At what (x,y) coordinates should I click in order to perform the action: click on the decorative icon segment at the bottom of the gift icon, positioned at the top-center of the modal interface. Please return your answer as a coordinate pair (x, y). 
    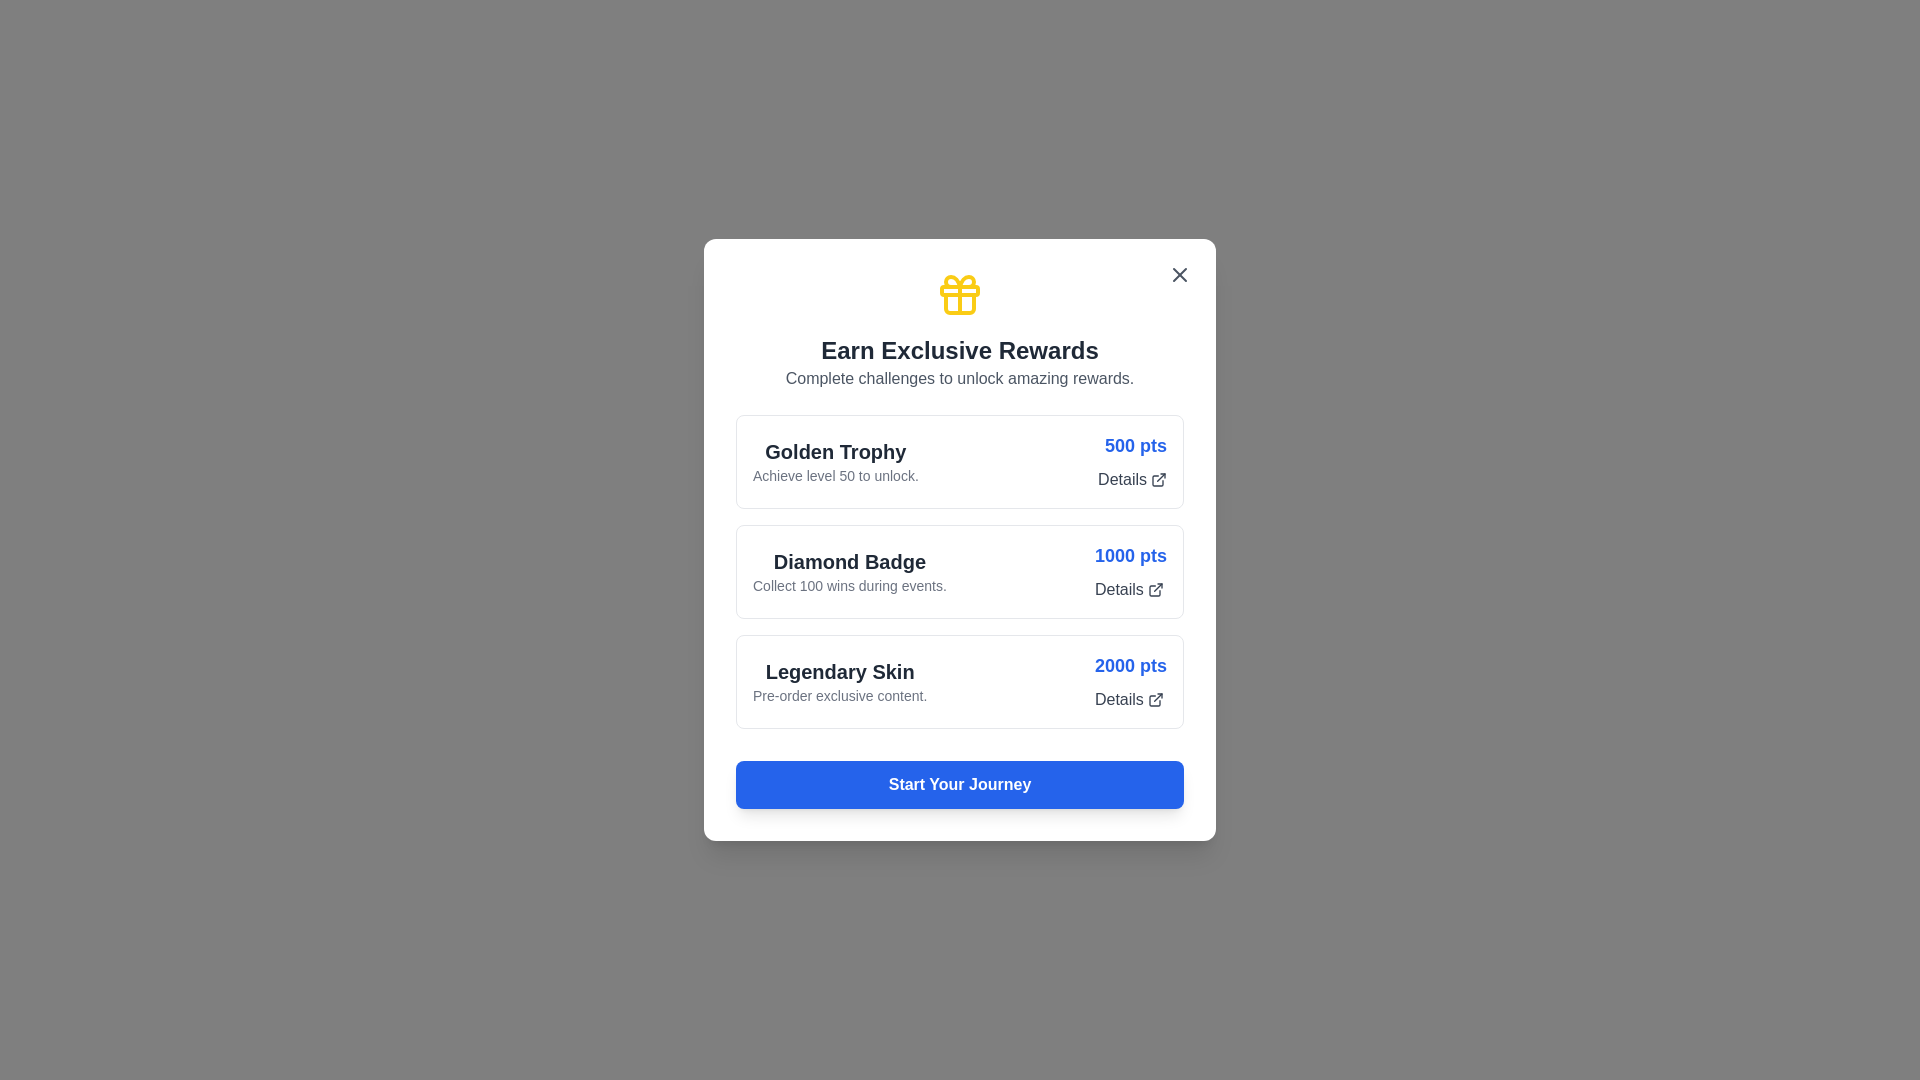
    Looking at the image, I should click on (960, 304).